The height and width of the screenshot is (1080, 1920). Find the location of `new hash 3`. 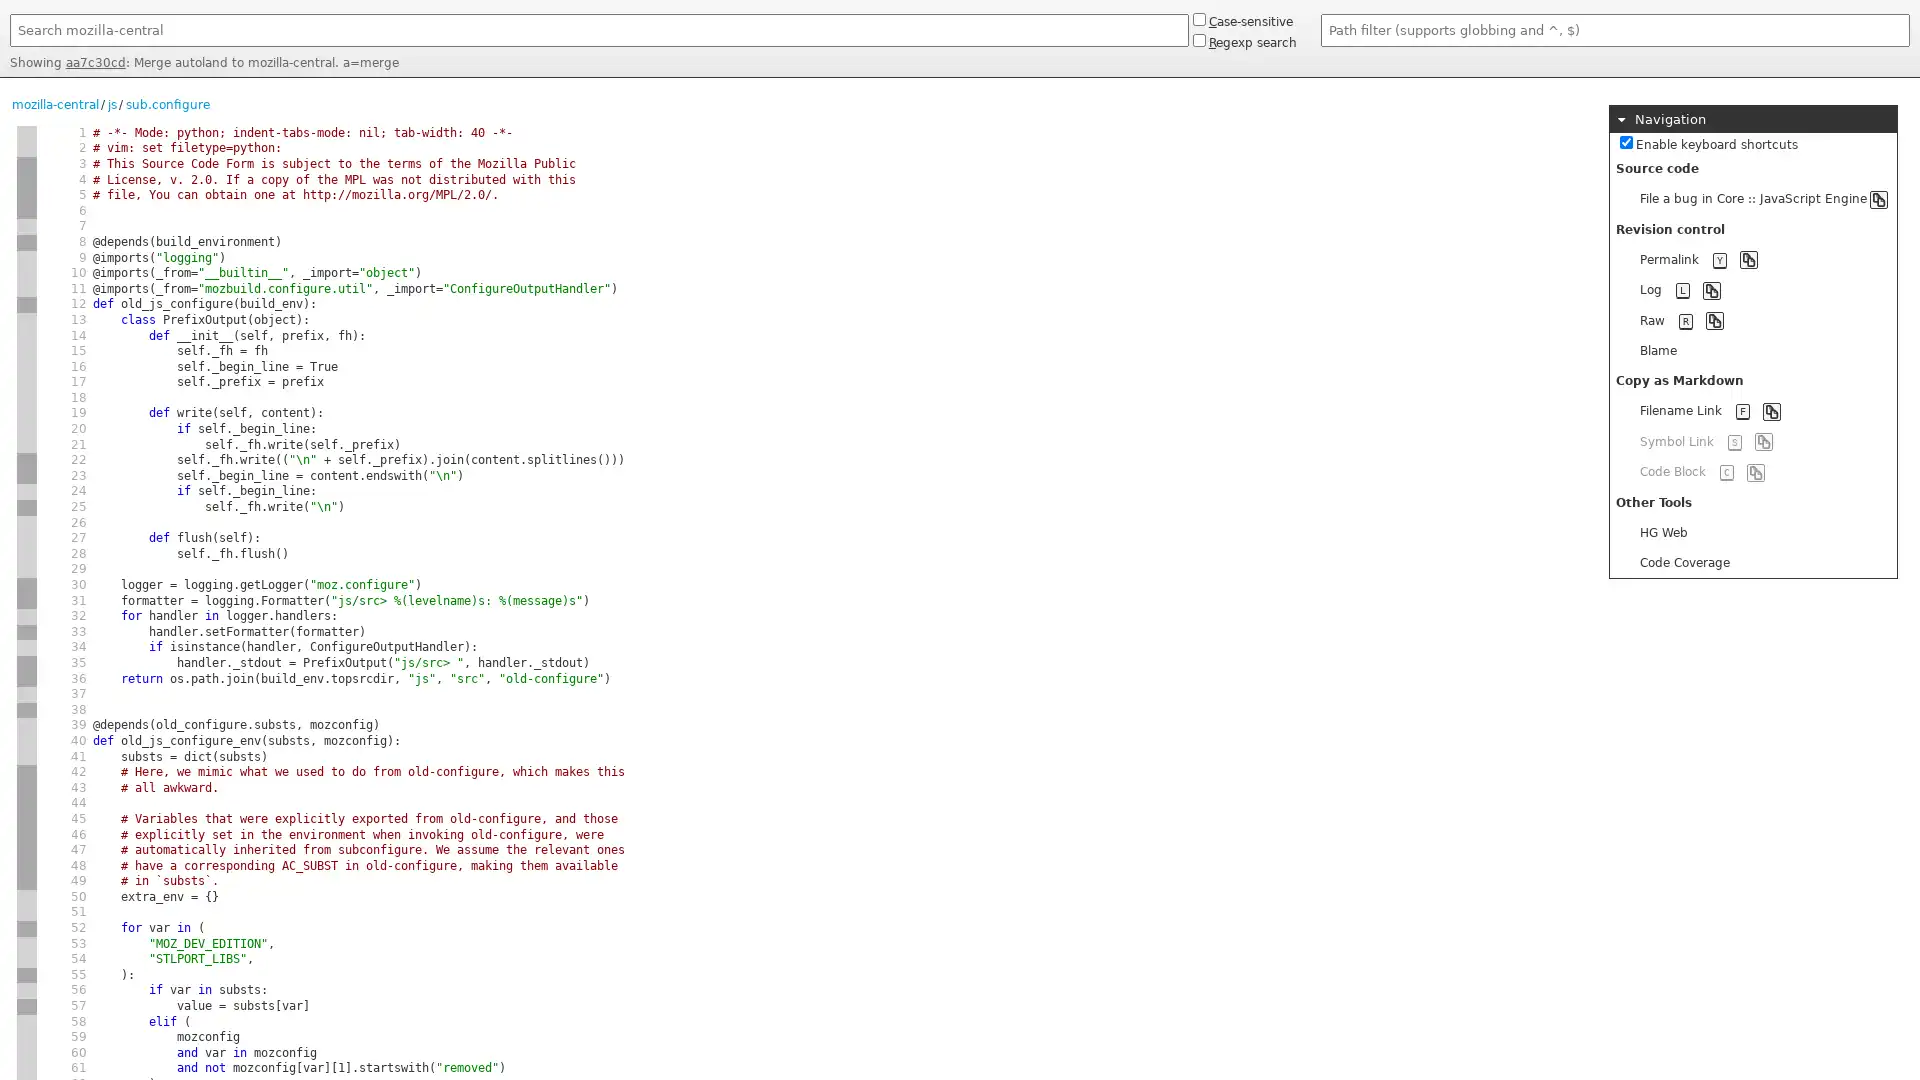

new hash 3 is located at coordinates (27, 257).